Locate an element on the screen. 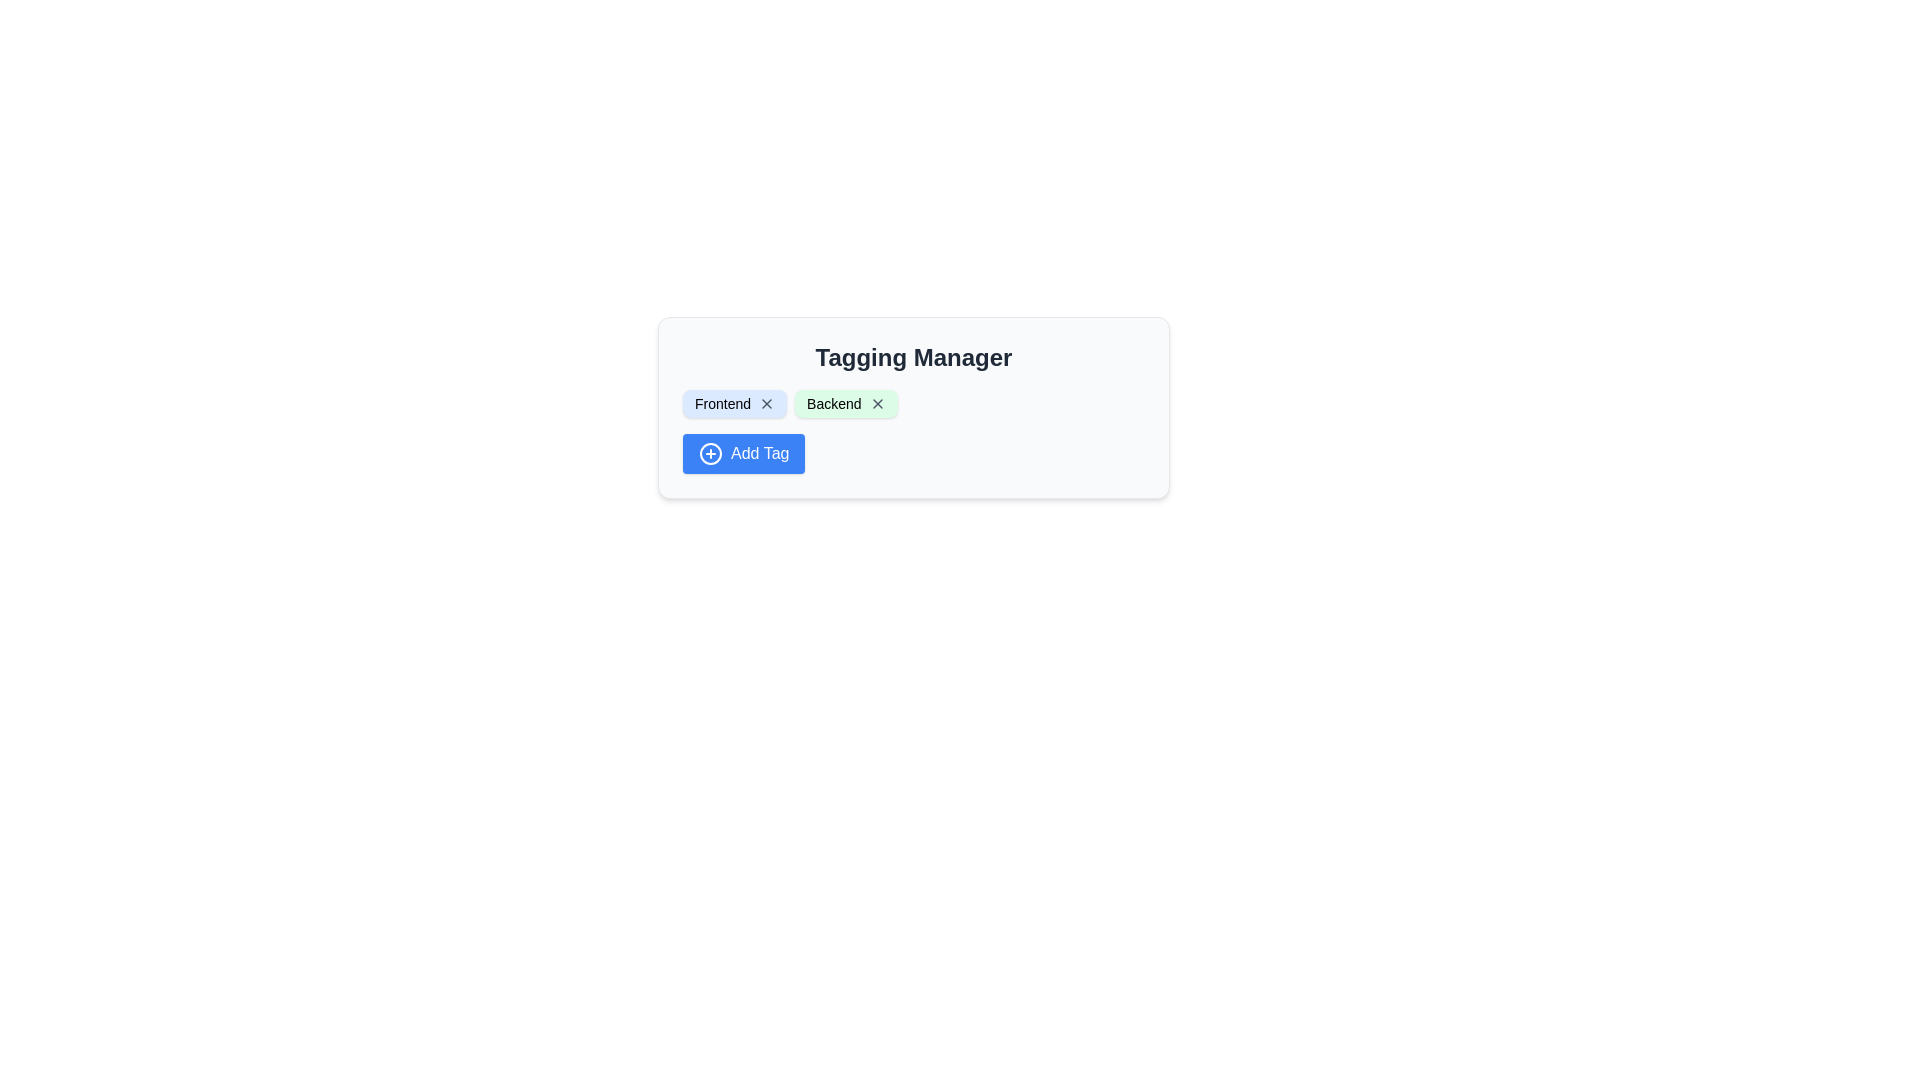 Image resolution: width=1920 pixels, height=1080 pixels. the text label displaying the title 'Tagging Manager', which is styled with bold text and centrally aligned within a white rectangular box is located at coordinates (912, 357).